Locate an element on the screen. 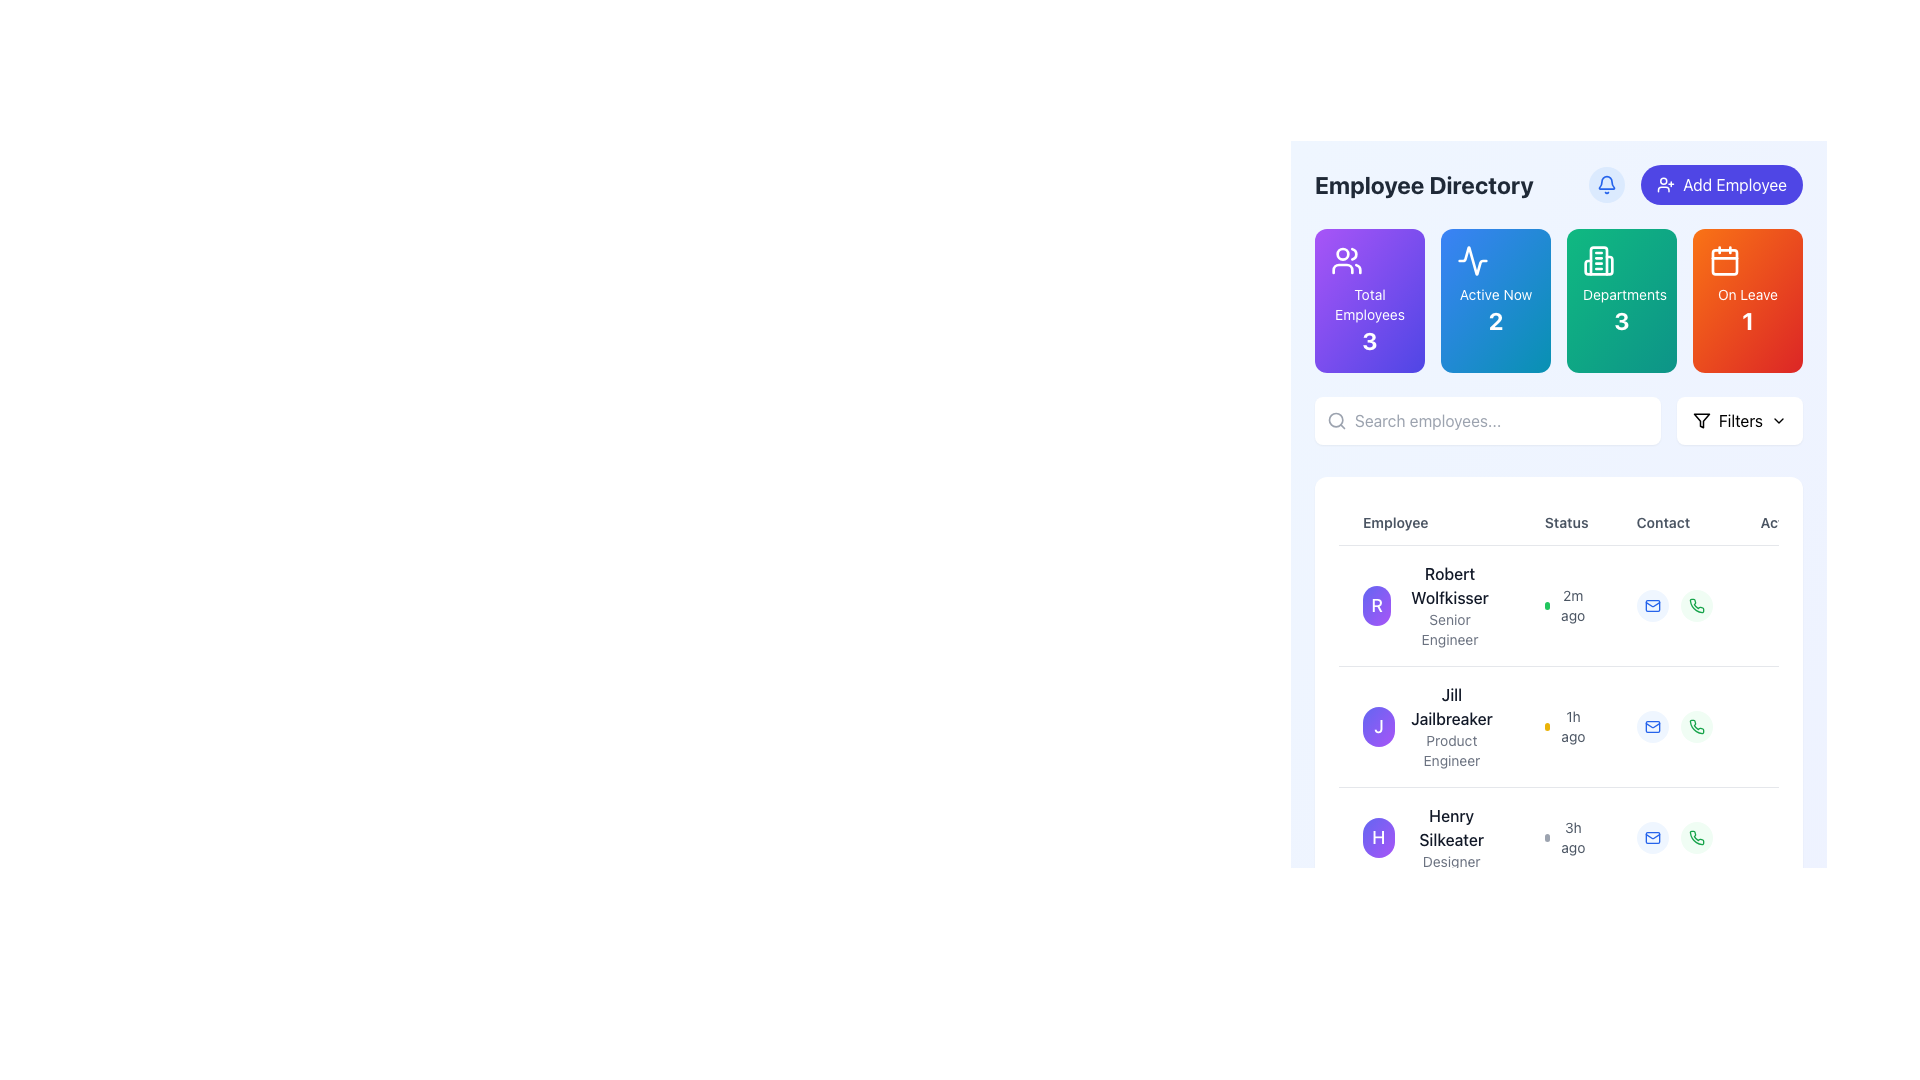  the graphical representation of the 'Active Now' SVG Icon located within the blue 'Active Now' card, which is the second card under the 'Employee Directory' title is located at coordinates (1473, 260).